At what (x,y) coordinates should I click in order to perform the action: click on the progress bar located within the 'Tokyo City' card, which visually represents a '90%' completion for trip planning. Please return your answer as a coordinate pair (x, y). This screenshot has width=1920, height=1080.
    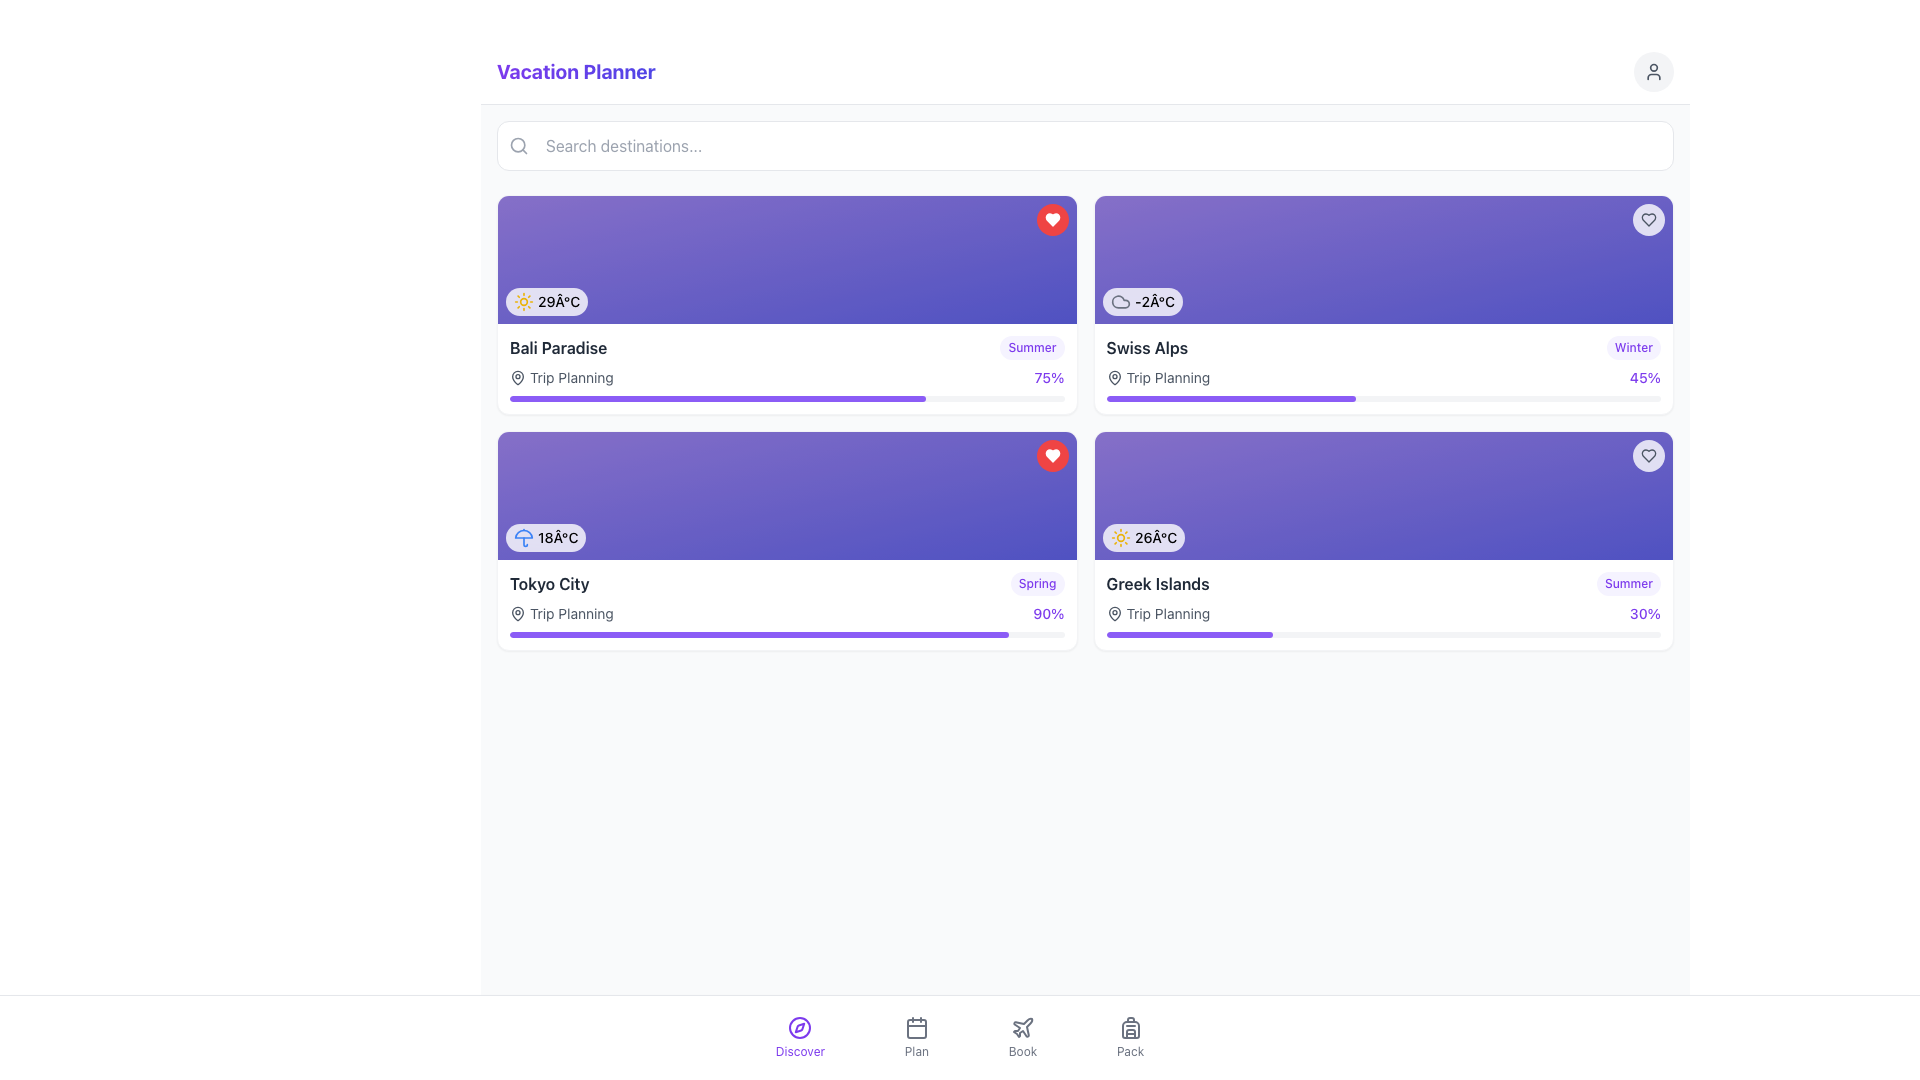
    Looking at the image, I should click on (786, 635).